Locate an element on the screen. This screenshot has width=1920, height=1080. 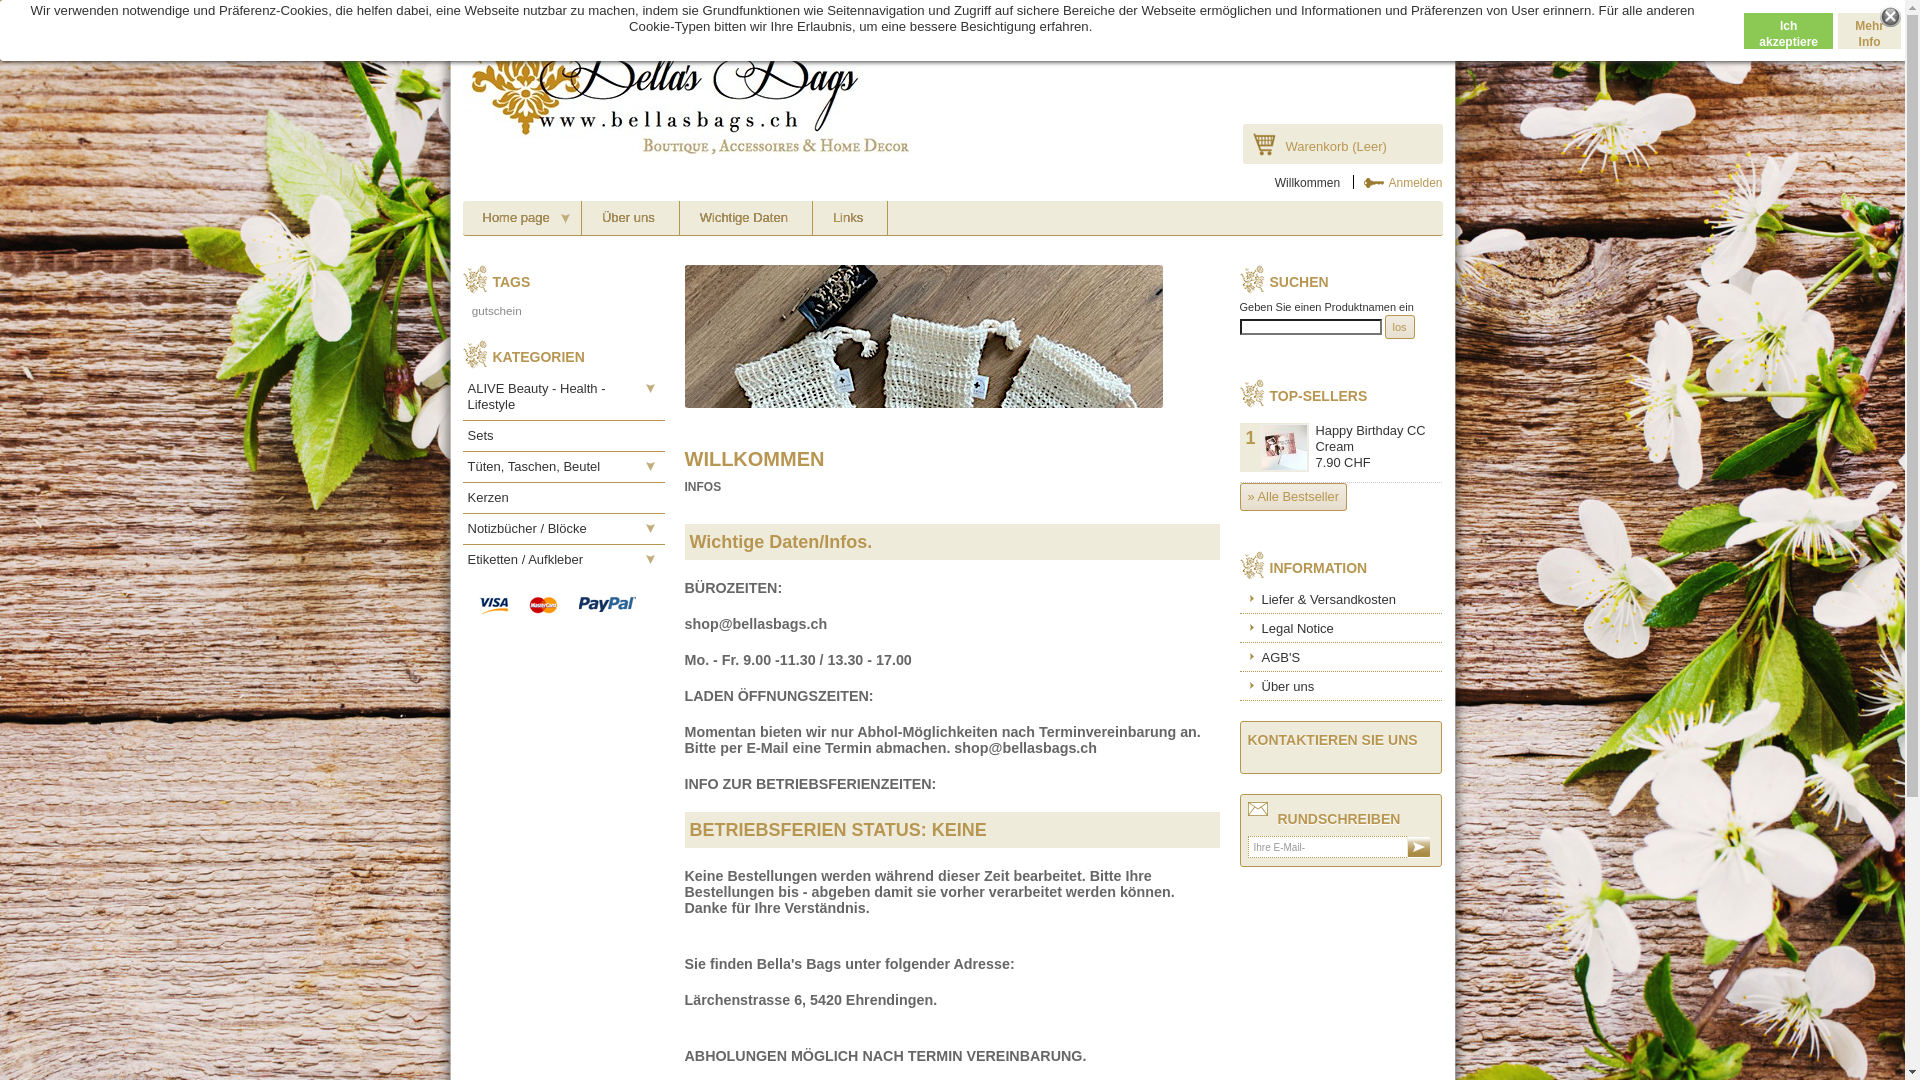
'Liefer & Versandkosten' is located at coordinates (1340, 597).